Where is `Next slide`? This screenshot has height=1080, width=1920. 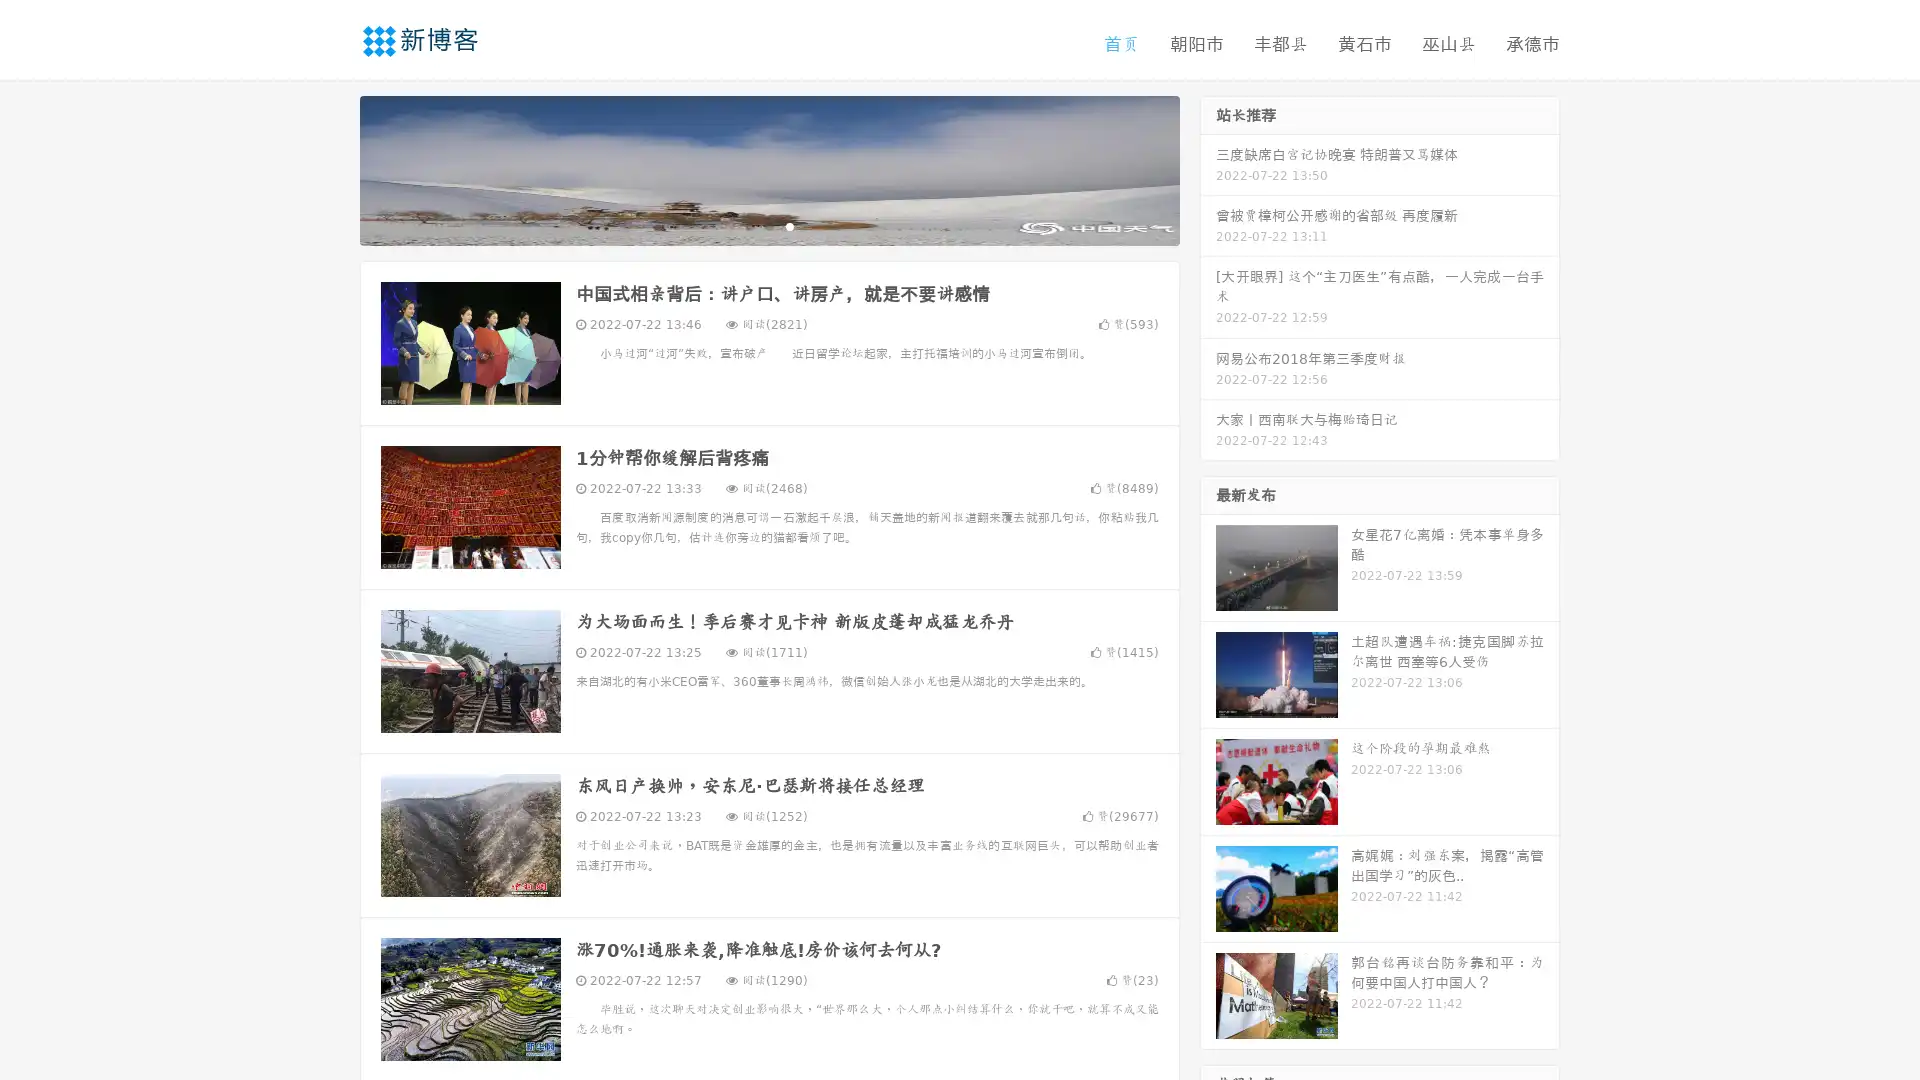
Next slide is located at coordinates (1208, 168).